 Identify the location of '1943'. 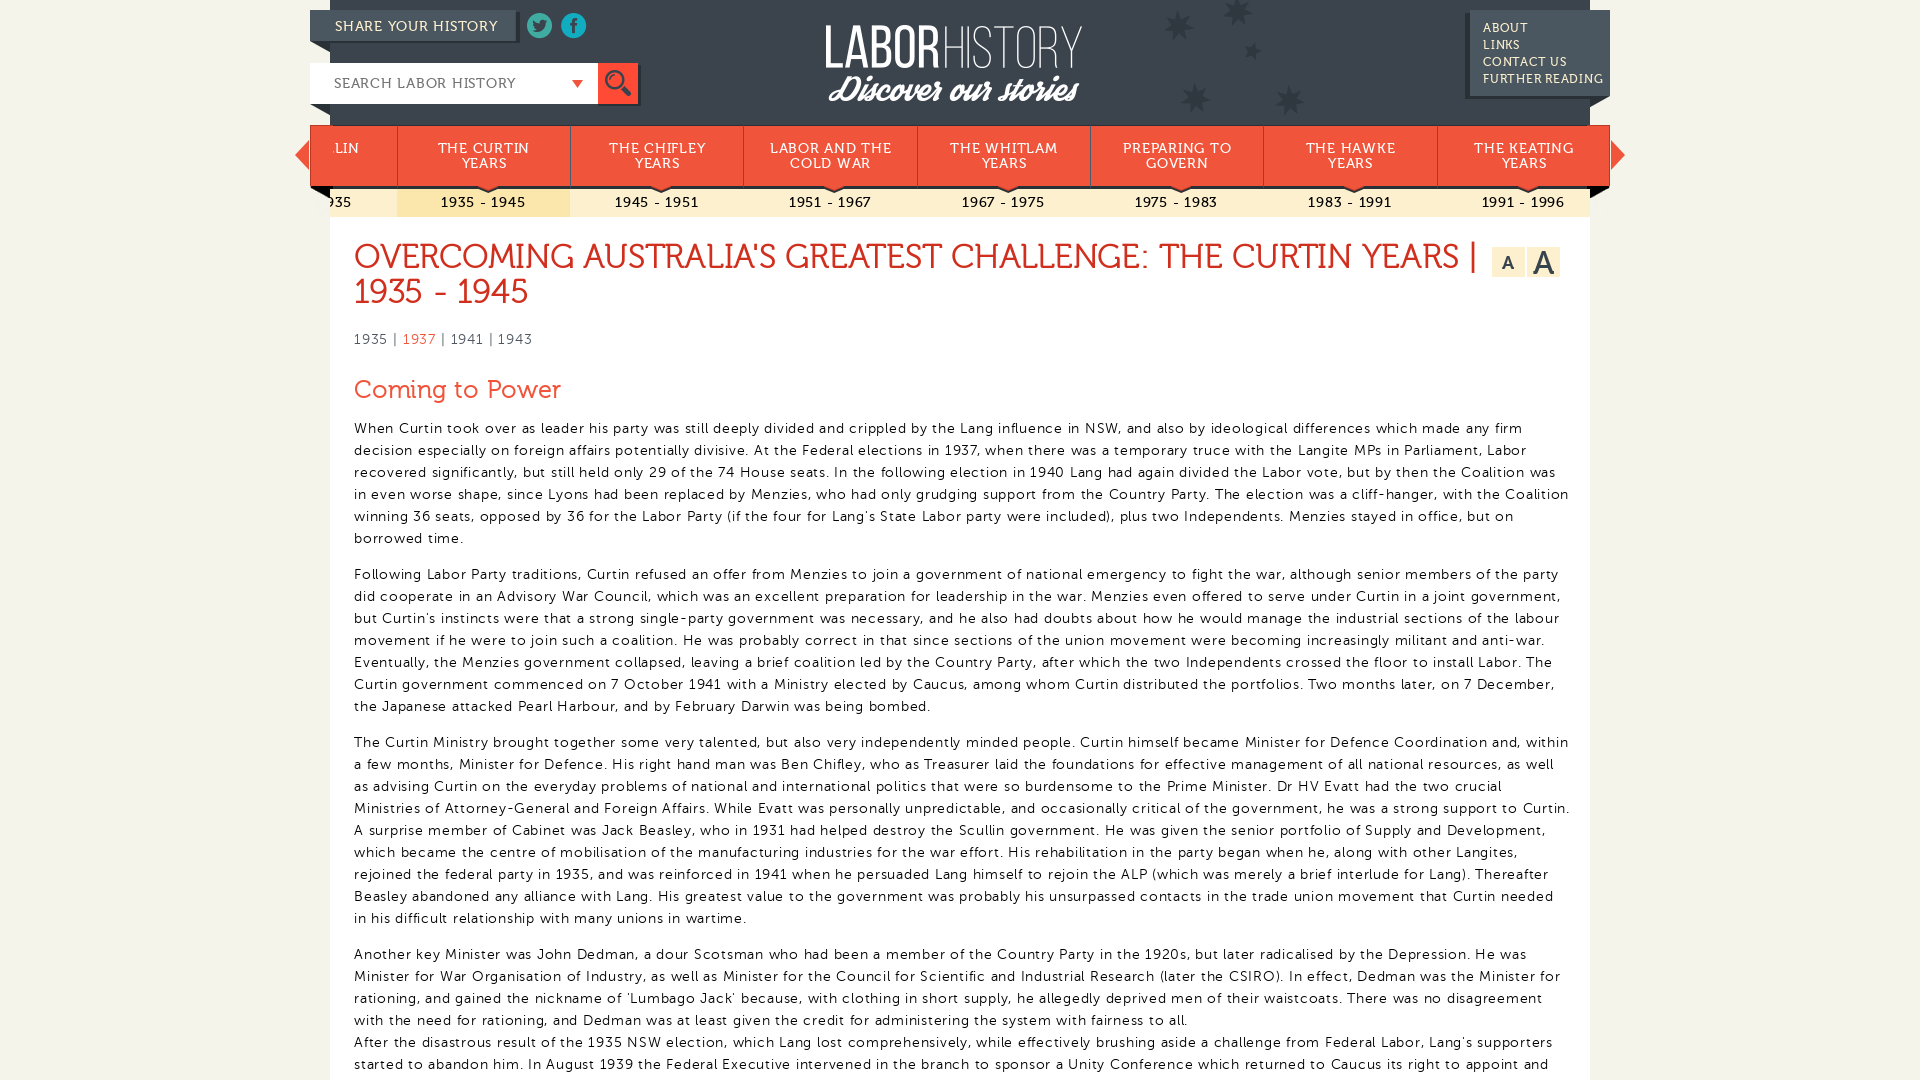
(498, 338).